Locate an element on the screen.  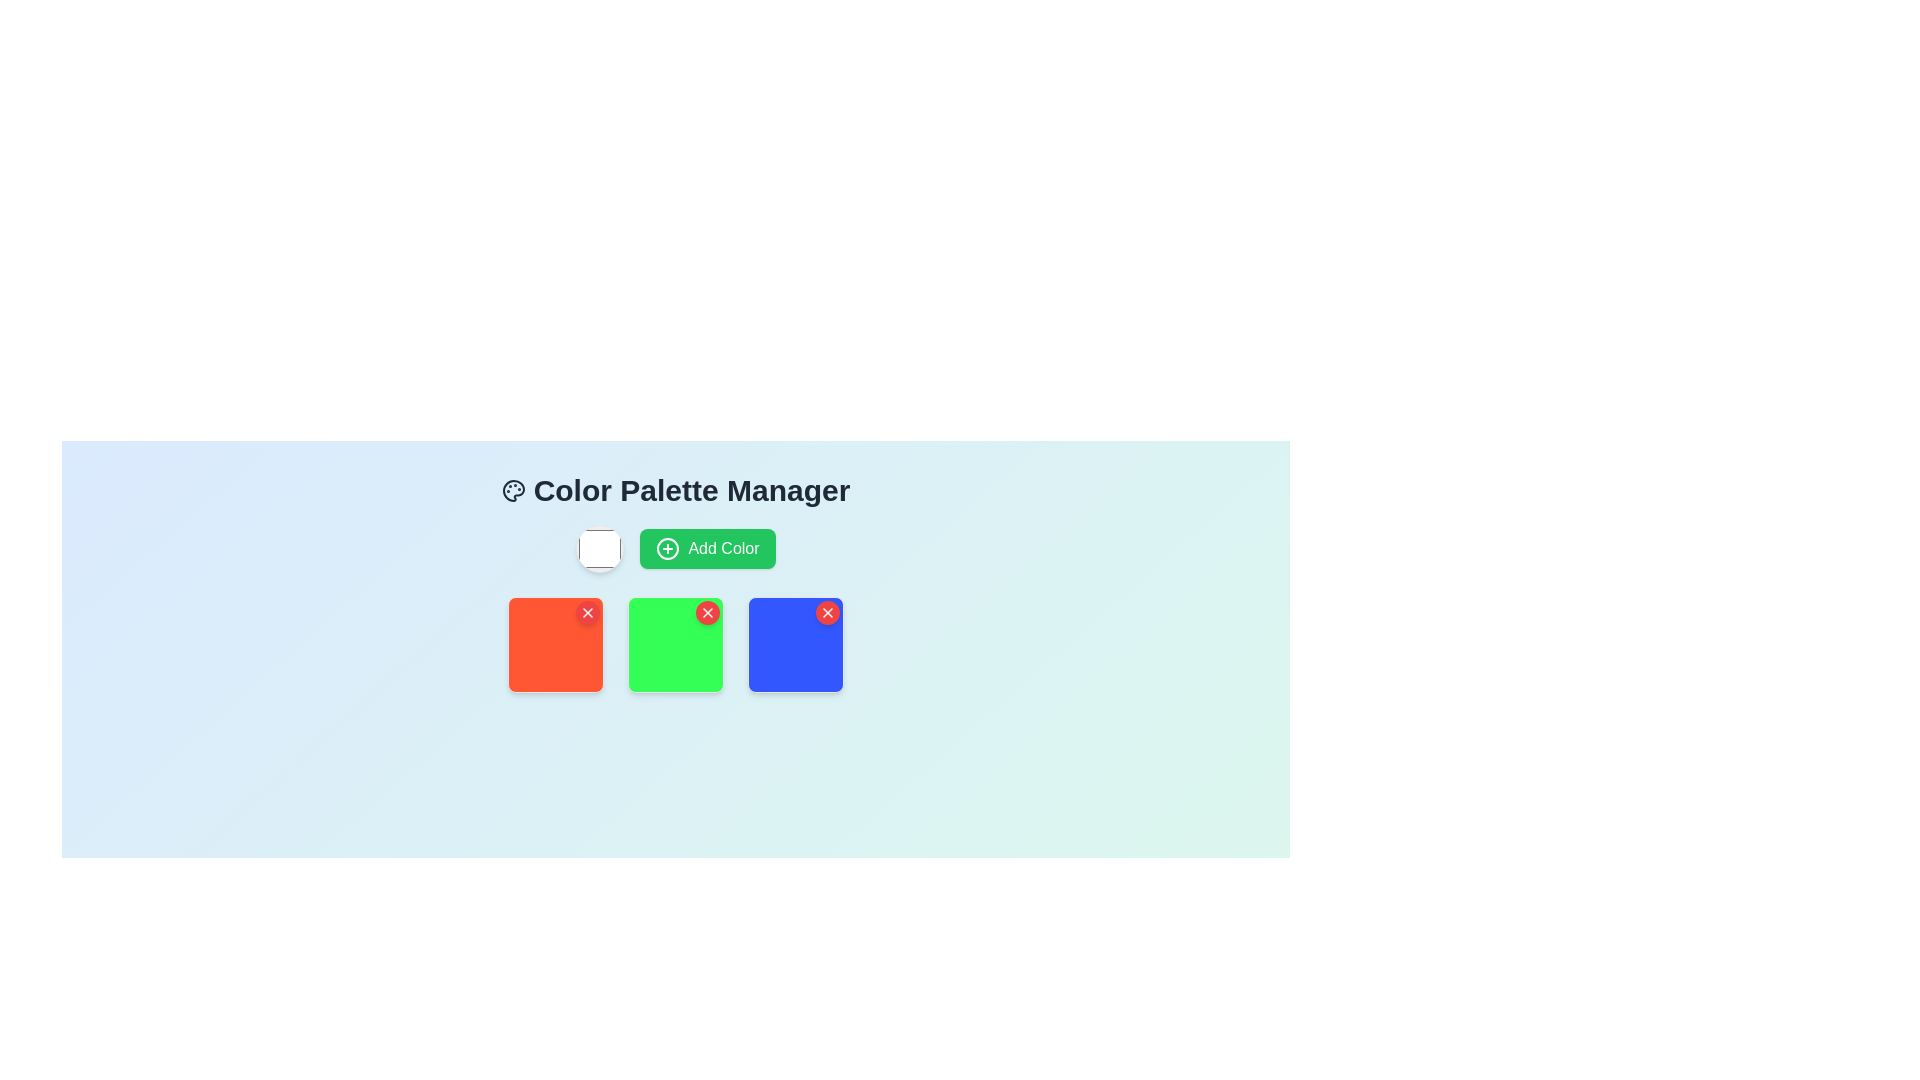
the delete button located at the top-right corner of the Interactive Color Tile, which is the third tile in a row of three tiles in the grid layout is located at coordinates (795, 644).